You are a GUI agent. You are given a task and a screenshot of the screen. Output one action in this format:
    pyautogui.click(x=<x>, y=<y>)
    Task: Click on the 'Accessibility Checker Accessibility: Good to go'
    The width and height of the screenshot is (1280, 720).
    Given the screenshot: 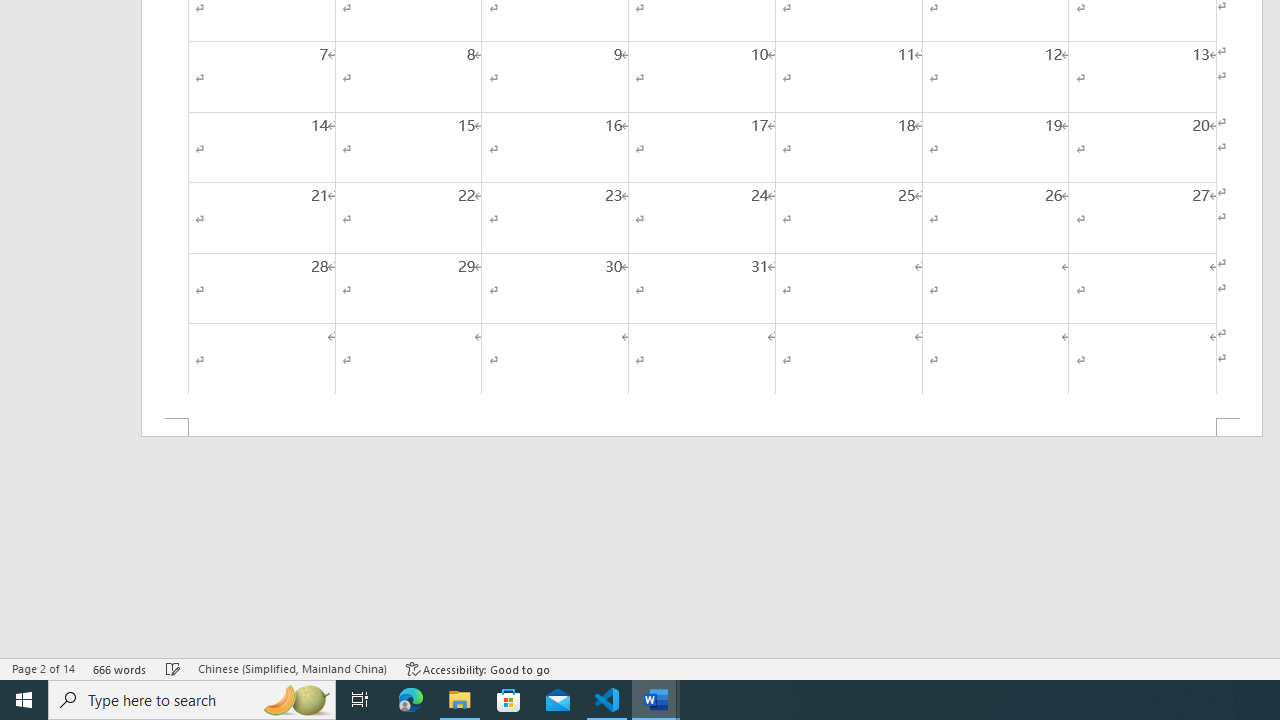 What is the action you would take?
    pyautogui.click(x=477, y=669)
    